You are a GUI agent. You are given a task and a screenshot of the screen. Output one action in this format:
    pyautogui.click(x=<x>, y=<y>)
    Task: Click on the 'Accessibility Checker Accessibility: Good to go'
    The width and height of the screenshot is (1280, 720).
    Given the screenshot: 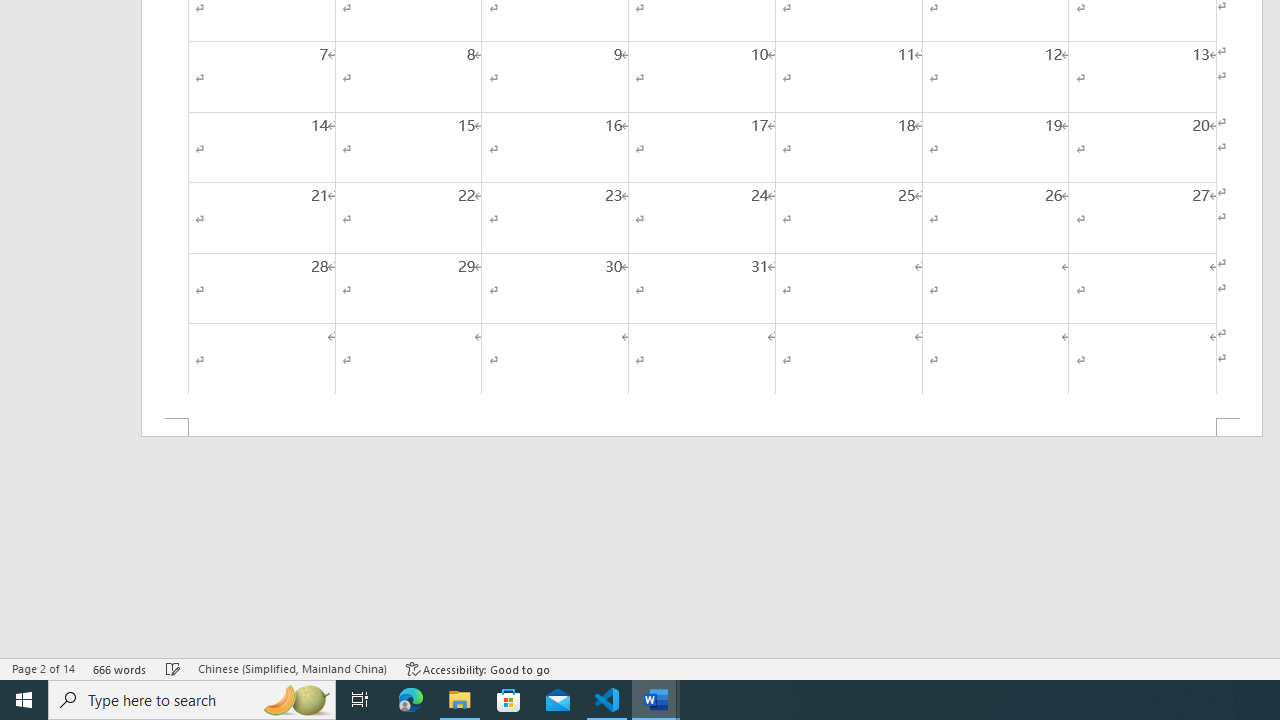 What is the action you would take?
    pyautogui.click(x=477, y=669)
    